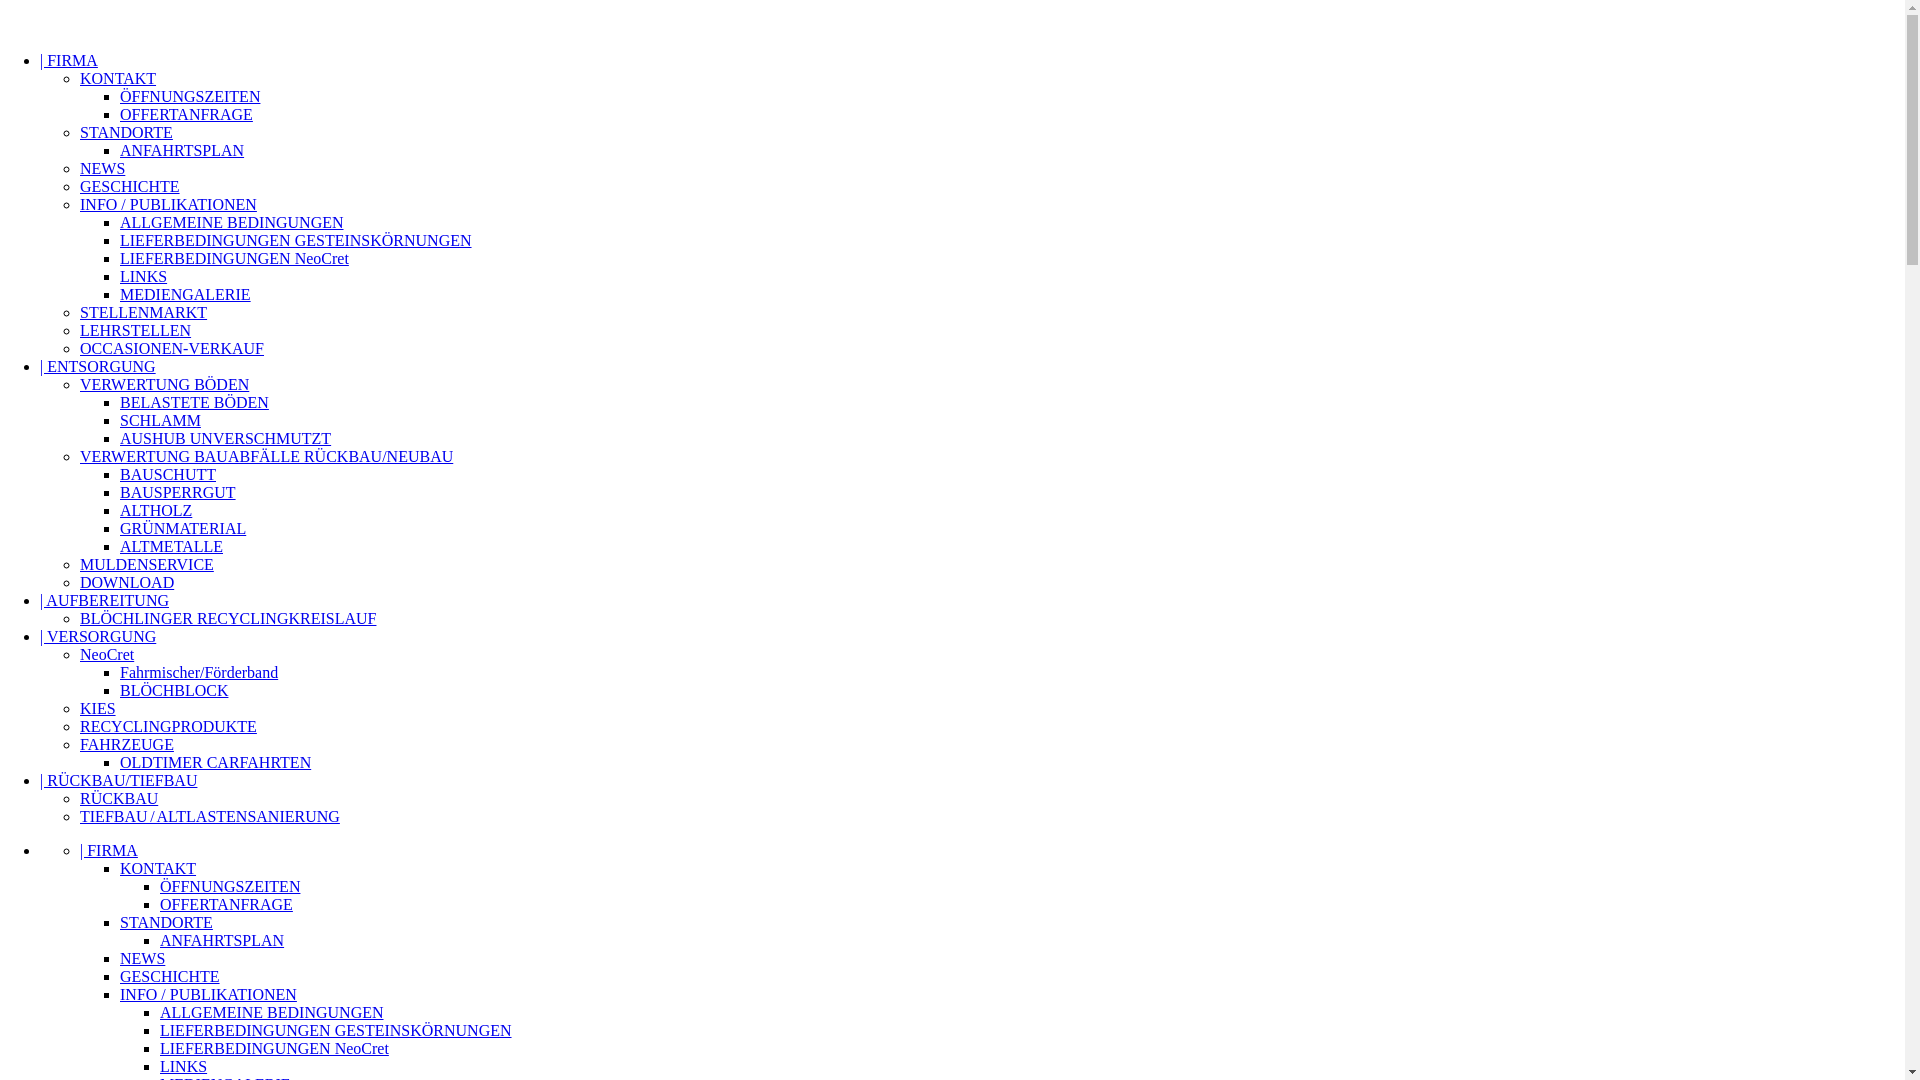  Describe the element at coordinates (105, 654) in the screenshot. I see `'NeoCret'` at that location.